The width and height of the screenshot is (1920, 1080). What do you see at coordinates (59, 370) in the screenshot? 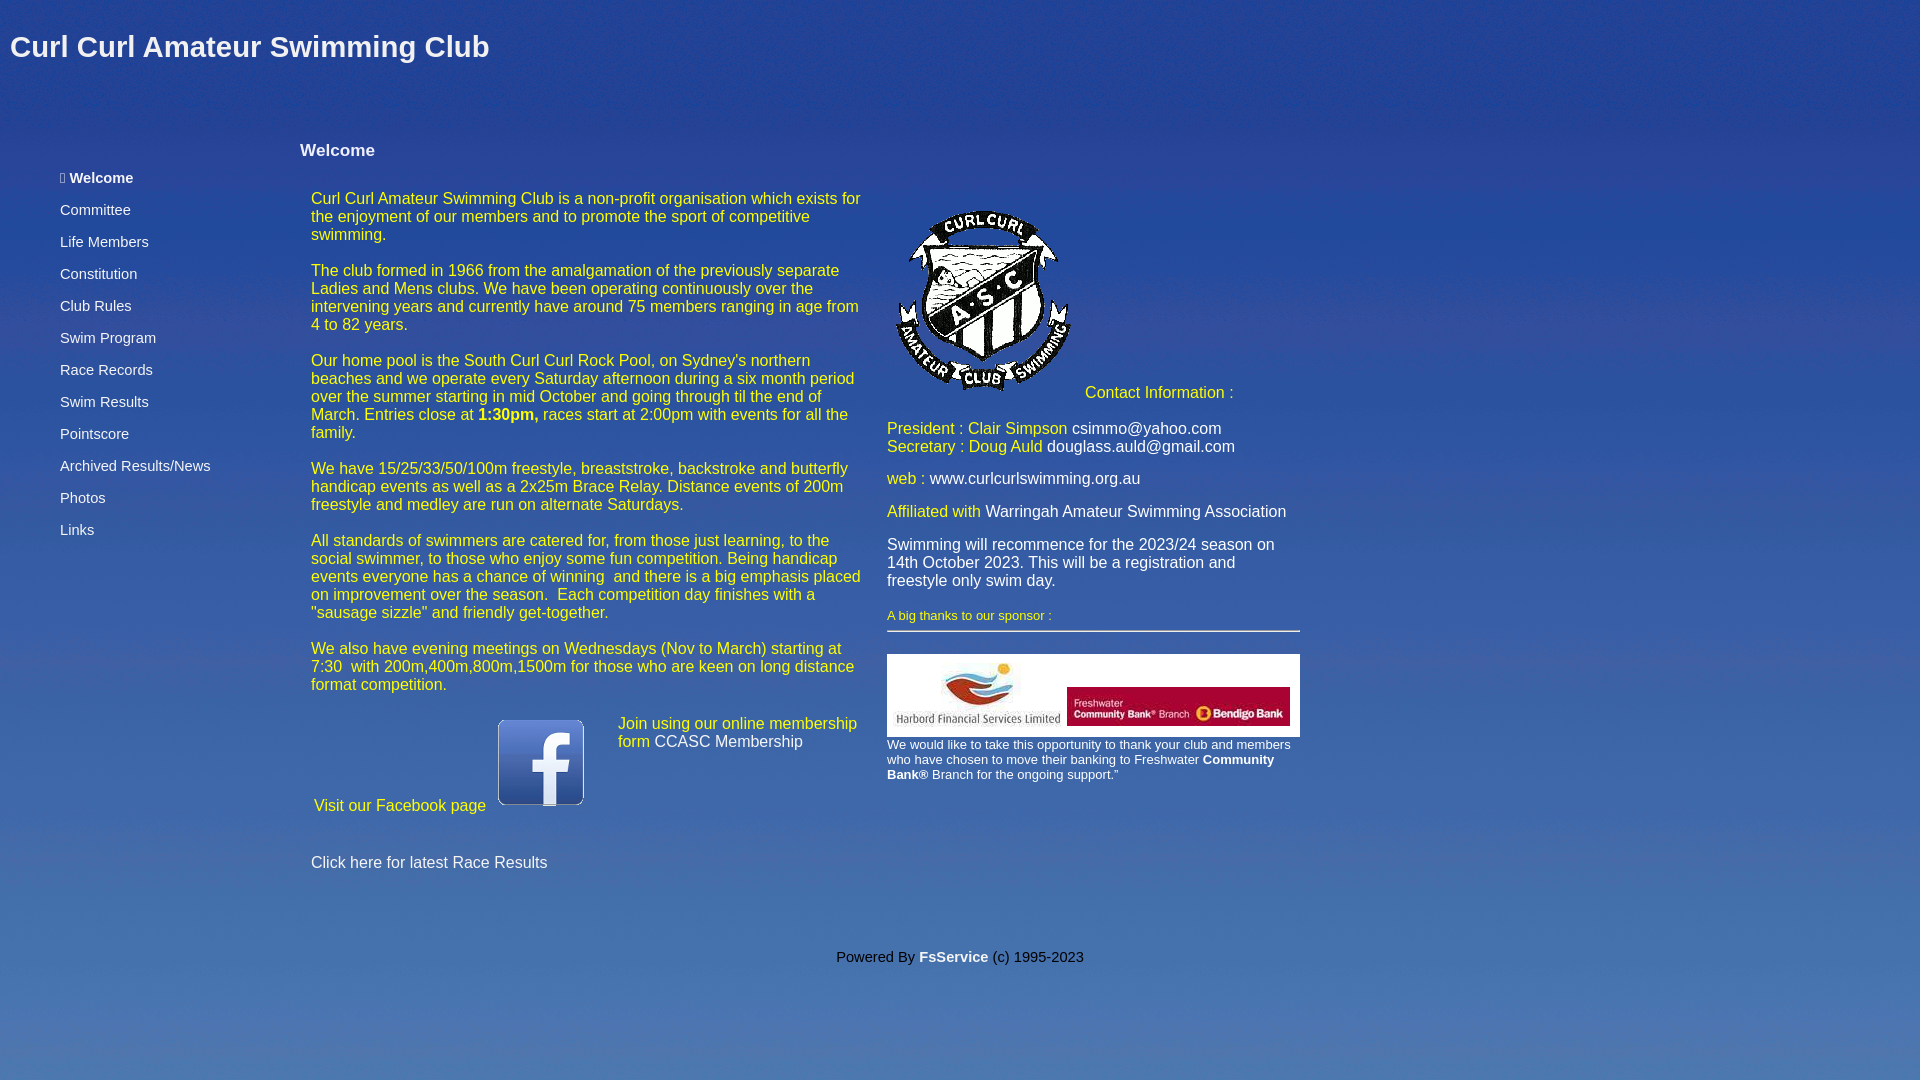
I see `'Race Records'` at bounding box center [59, 370].